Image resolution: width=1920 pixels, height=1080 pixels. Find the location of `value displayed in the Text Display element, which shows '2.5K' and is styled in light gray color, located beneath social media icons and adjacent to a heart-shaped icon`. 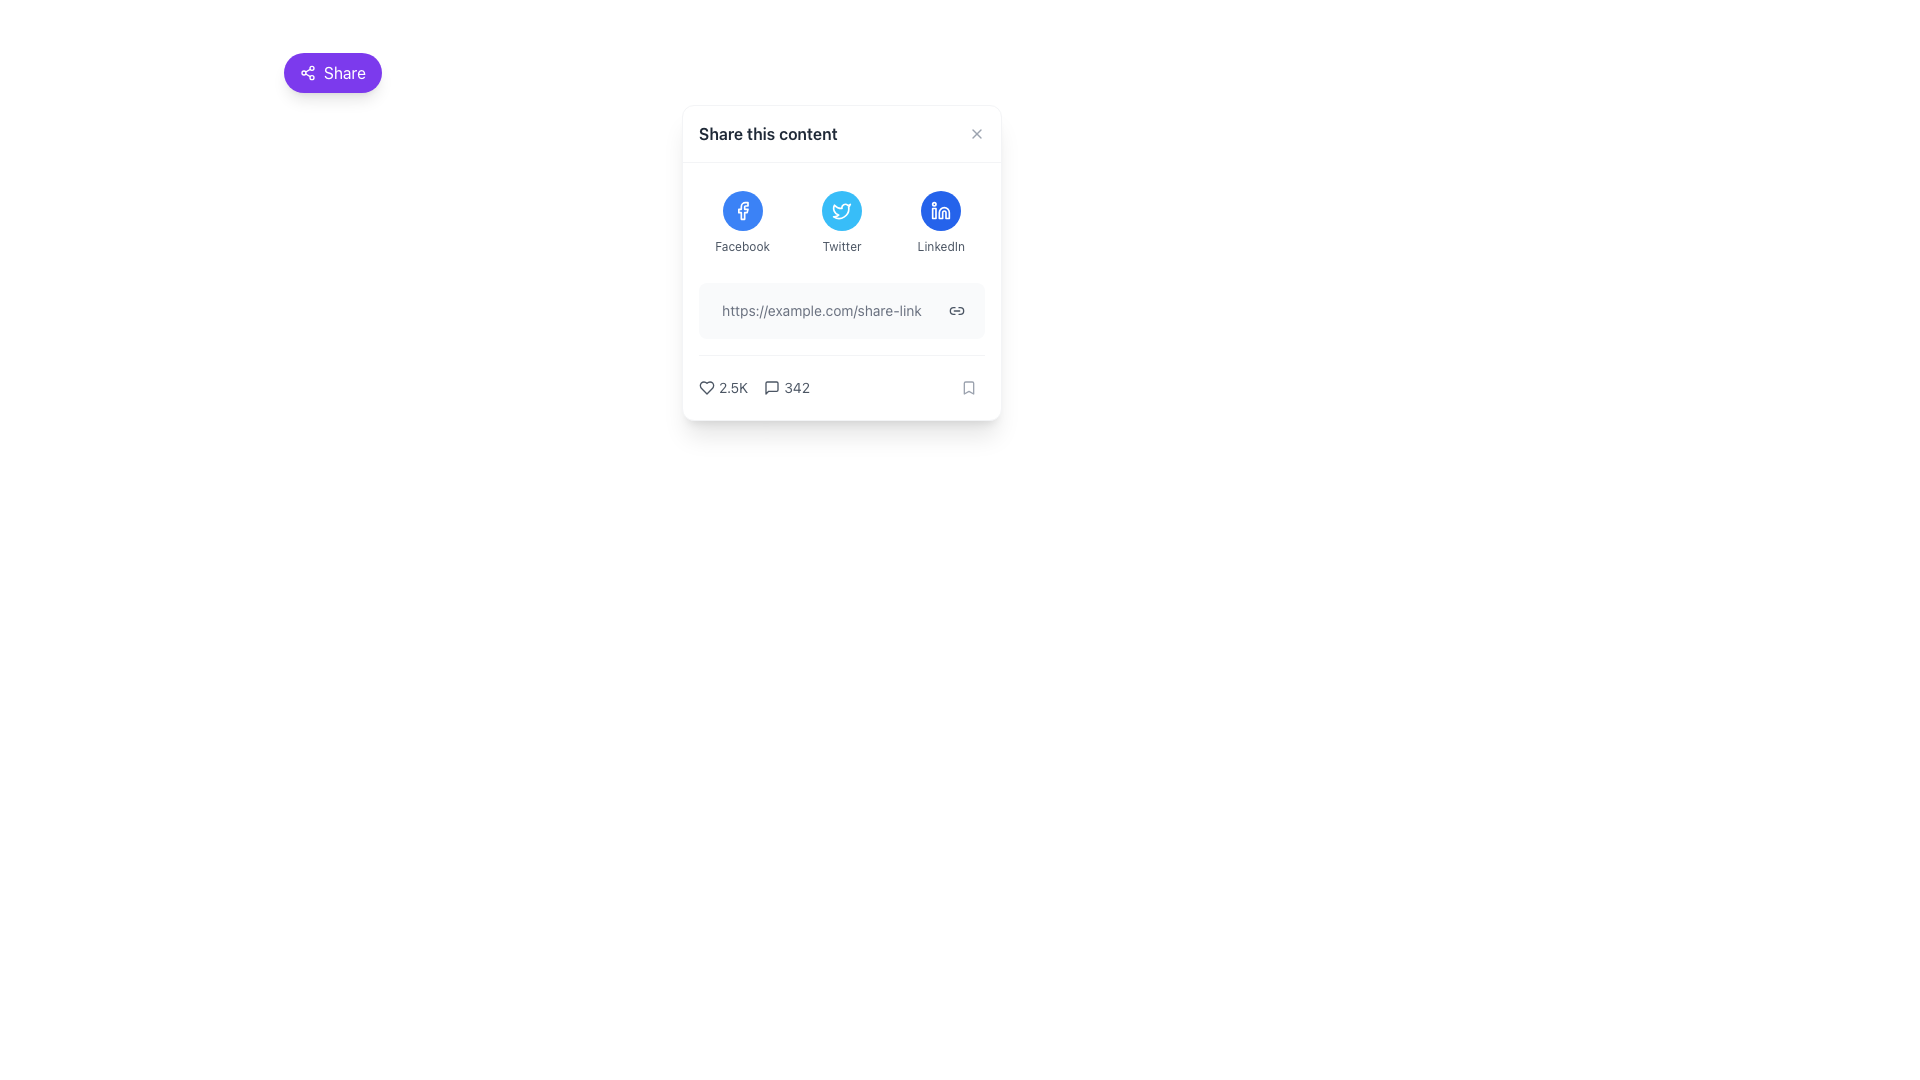

value displayed in the Text Display element, which shows '2.5K' and is styled in light gray color, located beneath social media icons and adjacent to a heart-shaped icon is located at coordinates (732, 388).